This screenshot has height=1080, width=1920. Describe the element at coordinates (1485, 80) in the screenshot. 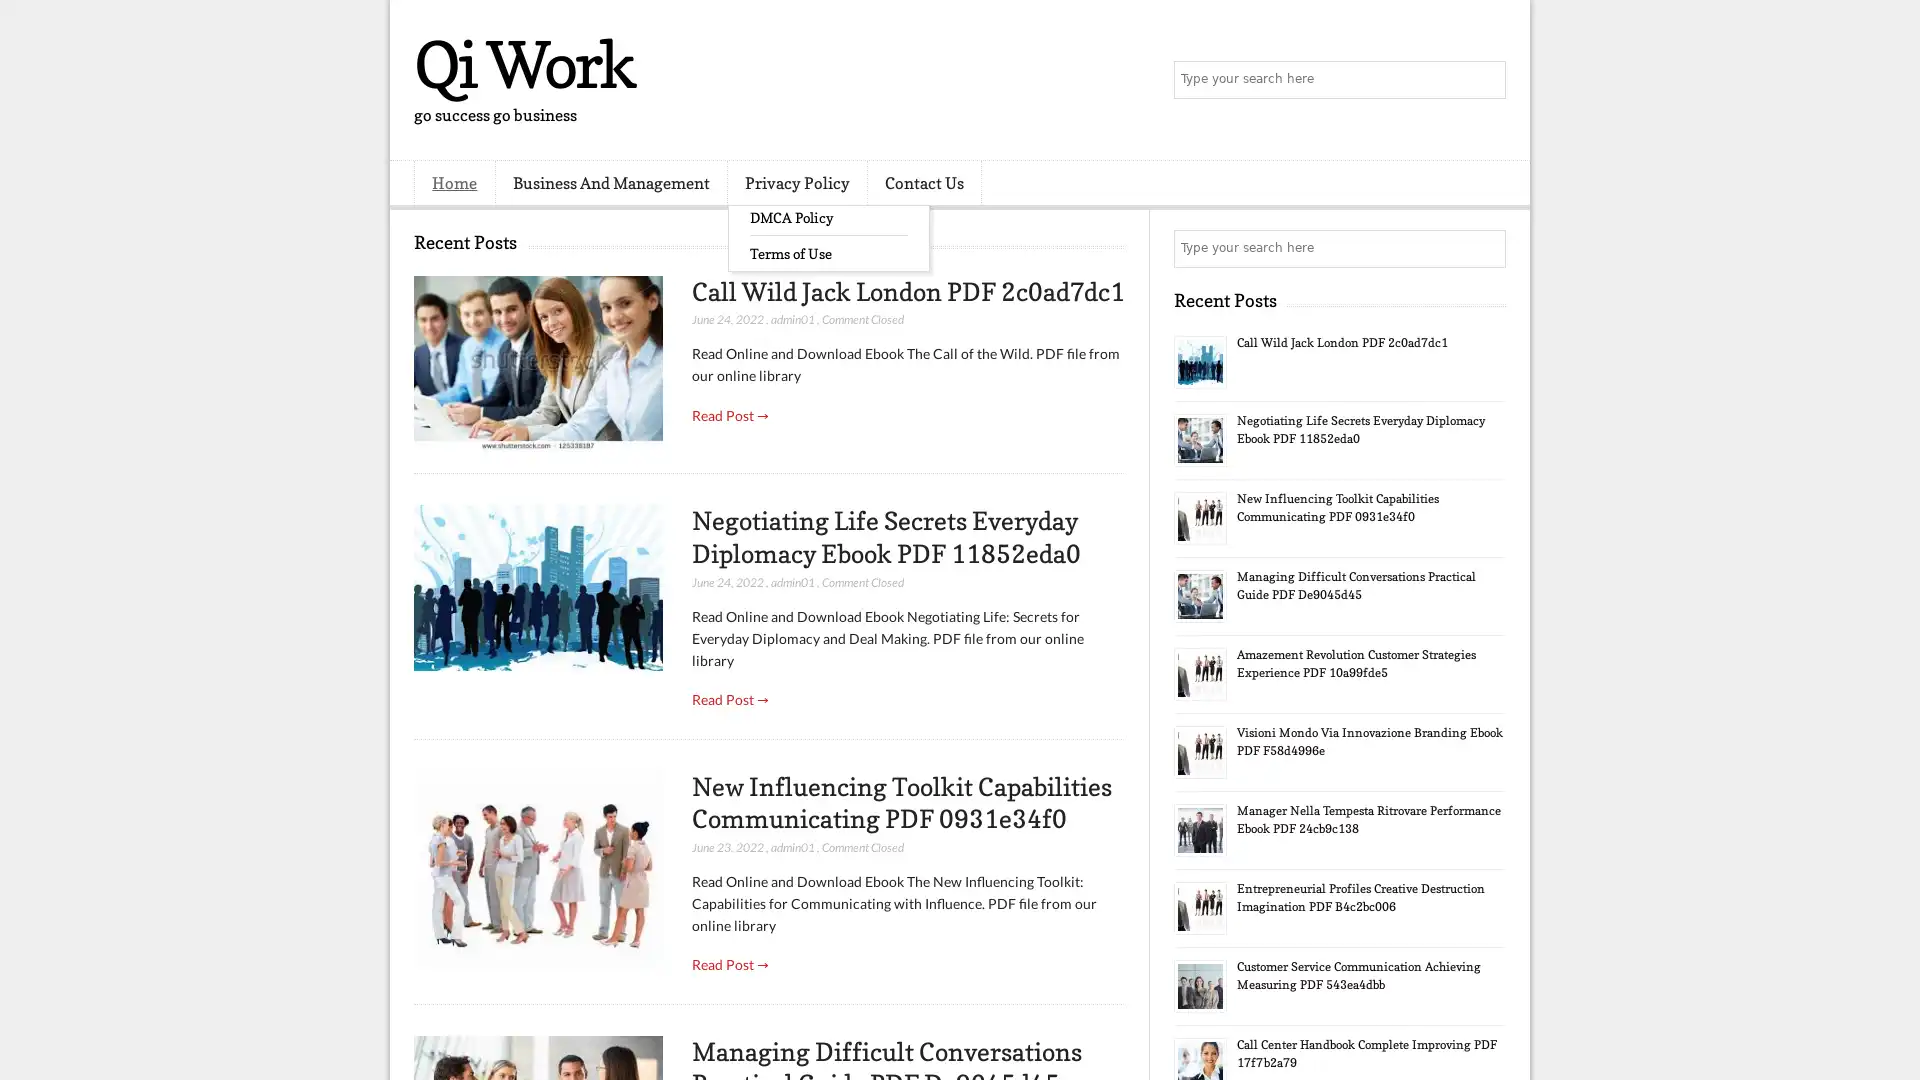

I see `Search` at that location.